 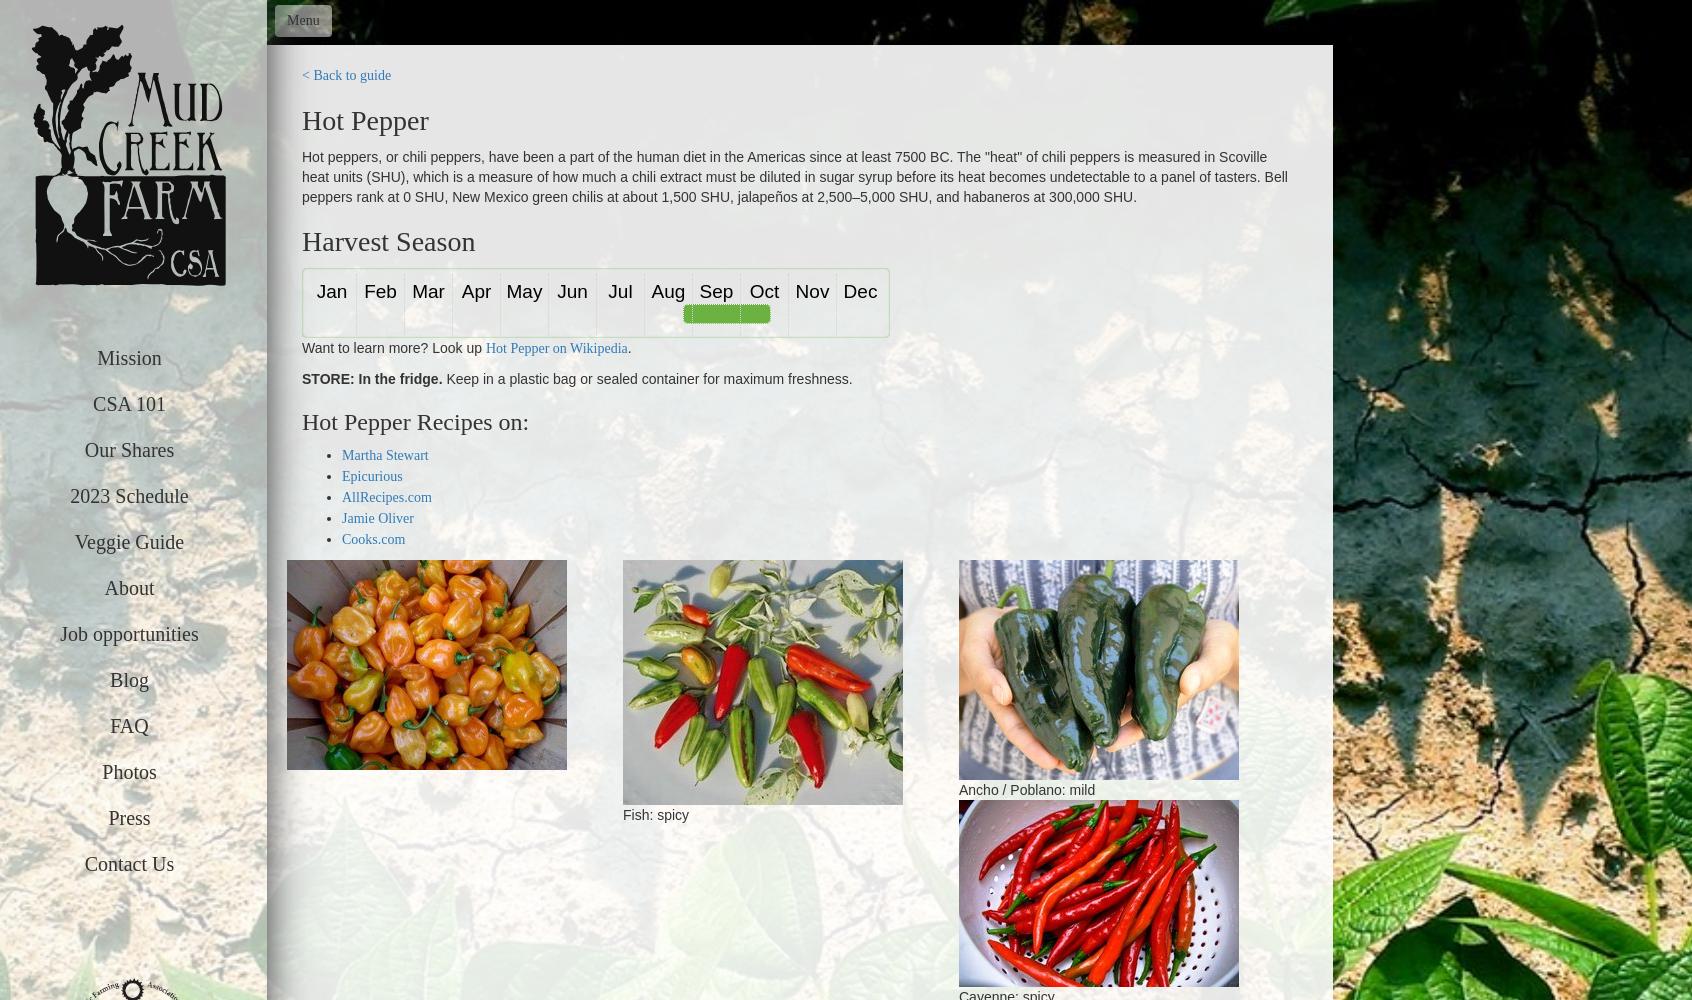 What do you see at coordinates (618, 290) in the screenshot?
I see `'Jul'` at bounding box center [618, 290].